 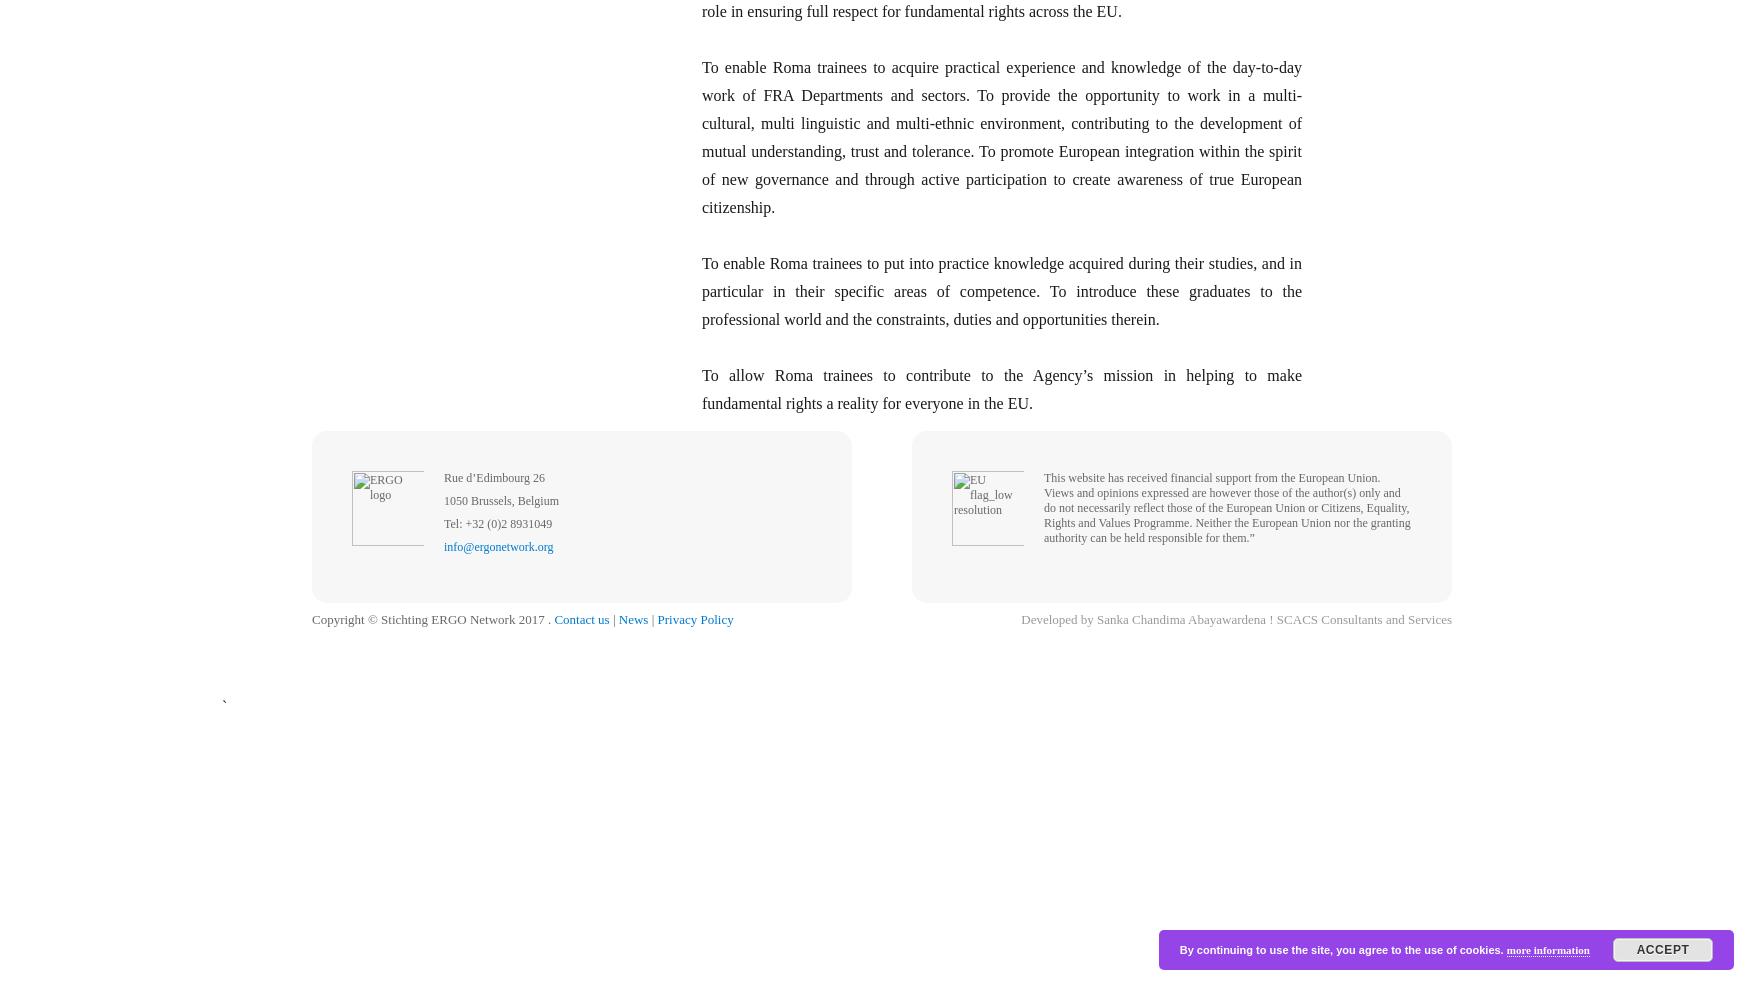 What do you see at coordinates (500, 501) in the screenshot?
I see `'1050 Brussels, Belgium'` at bounding box center [500, 501].